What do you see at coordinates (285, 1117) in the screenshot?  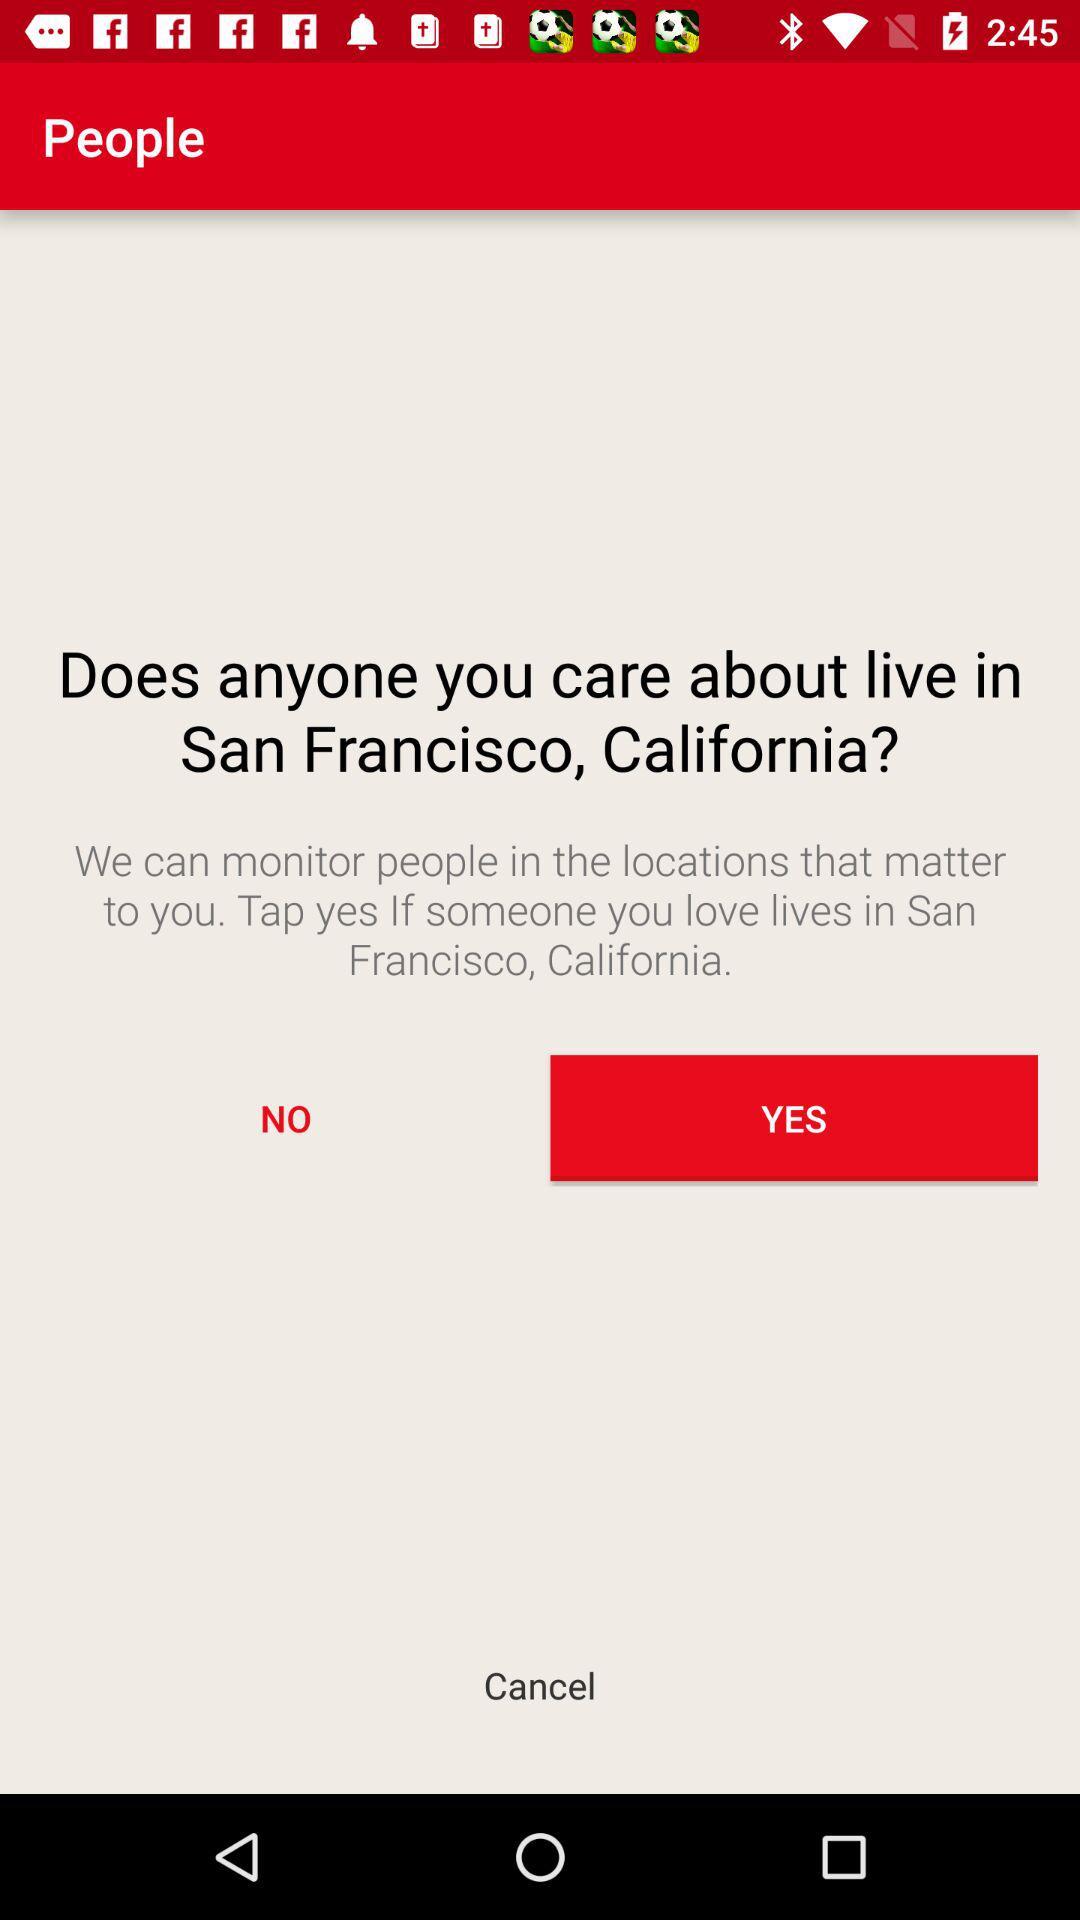 I see `the icon next to the yes icon` at bounding box center [285, 1117].